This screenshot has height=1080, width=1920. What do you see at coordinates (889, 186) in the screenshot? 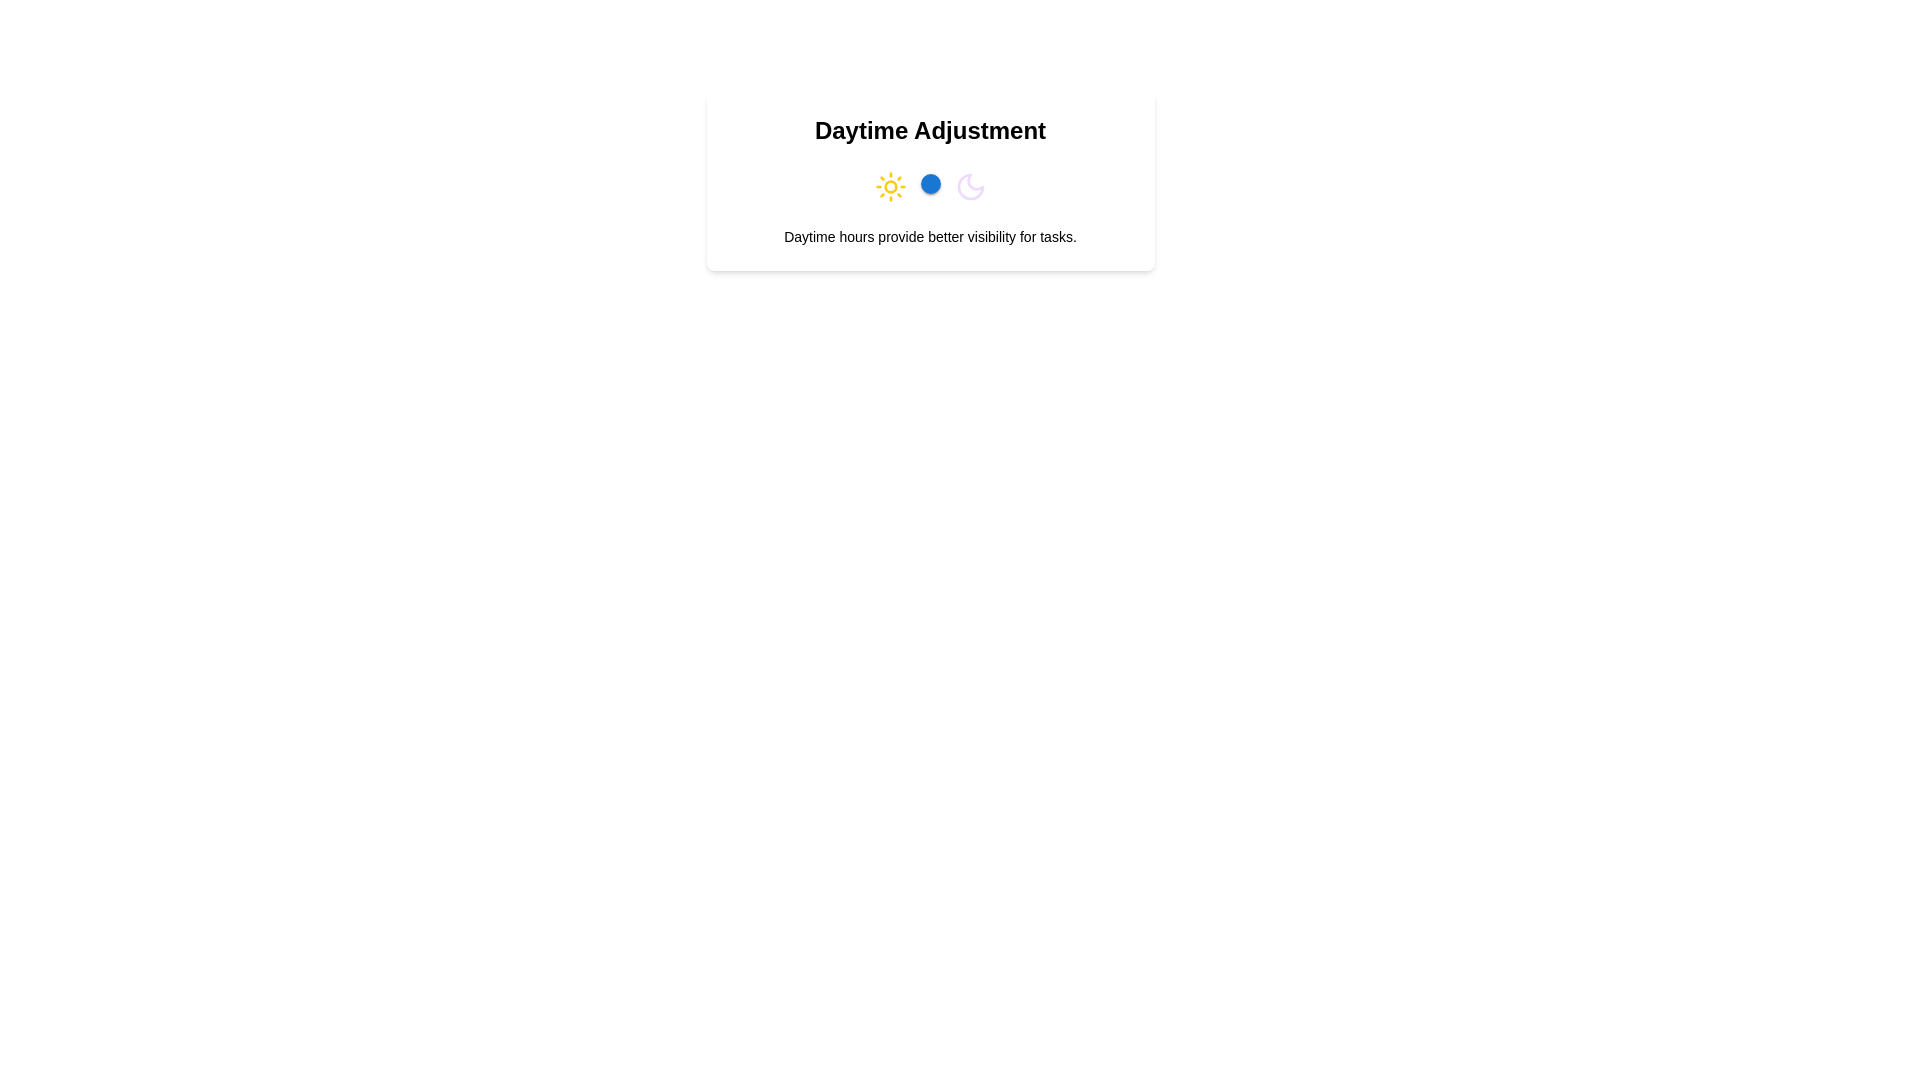
I see `the leftmost icon representing daylight mode under the 'Daytime Adjustment' text` at bounding box center [889, 186].